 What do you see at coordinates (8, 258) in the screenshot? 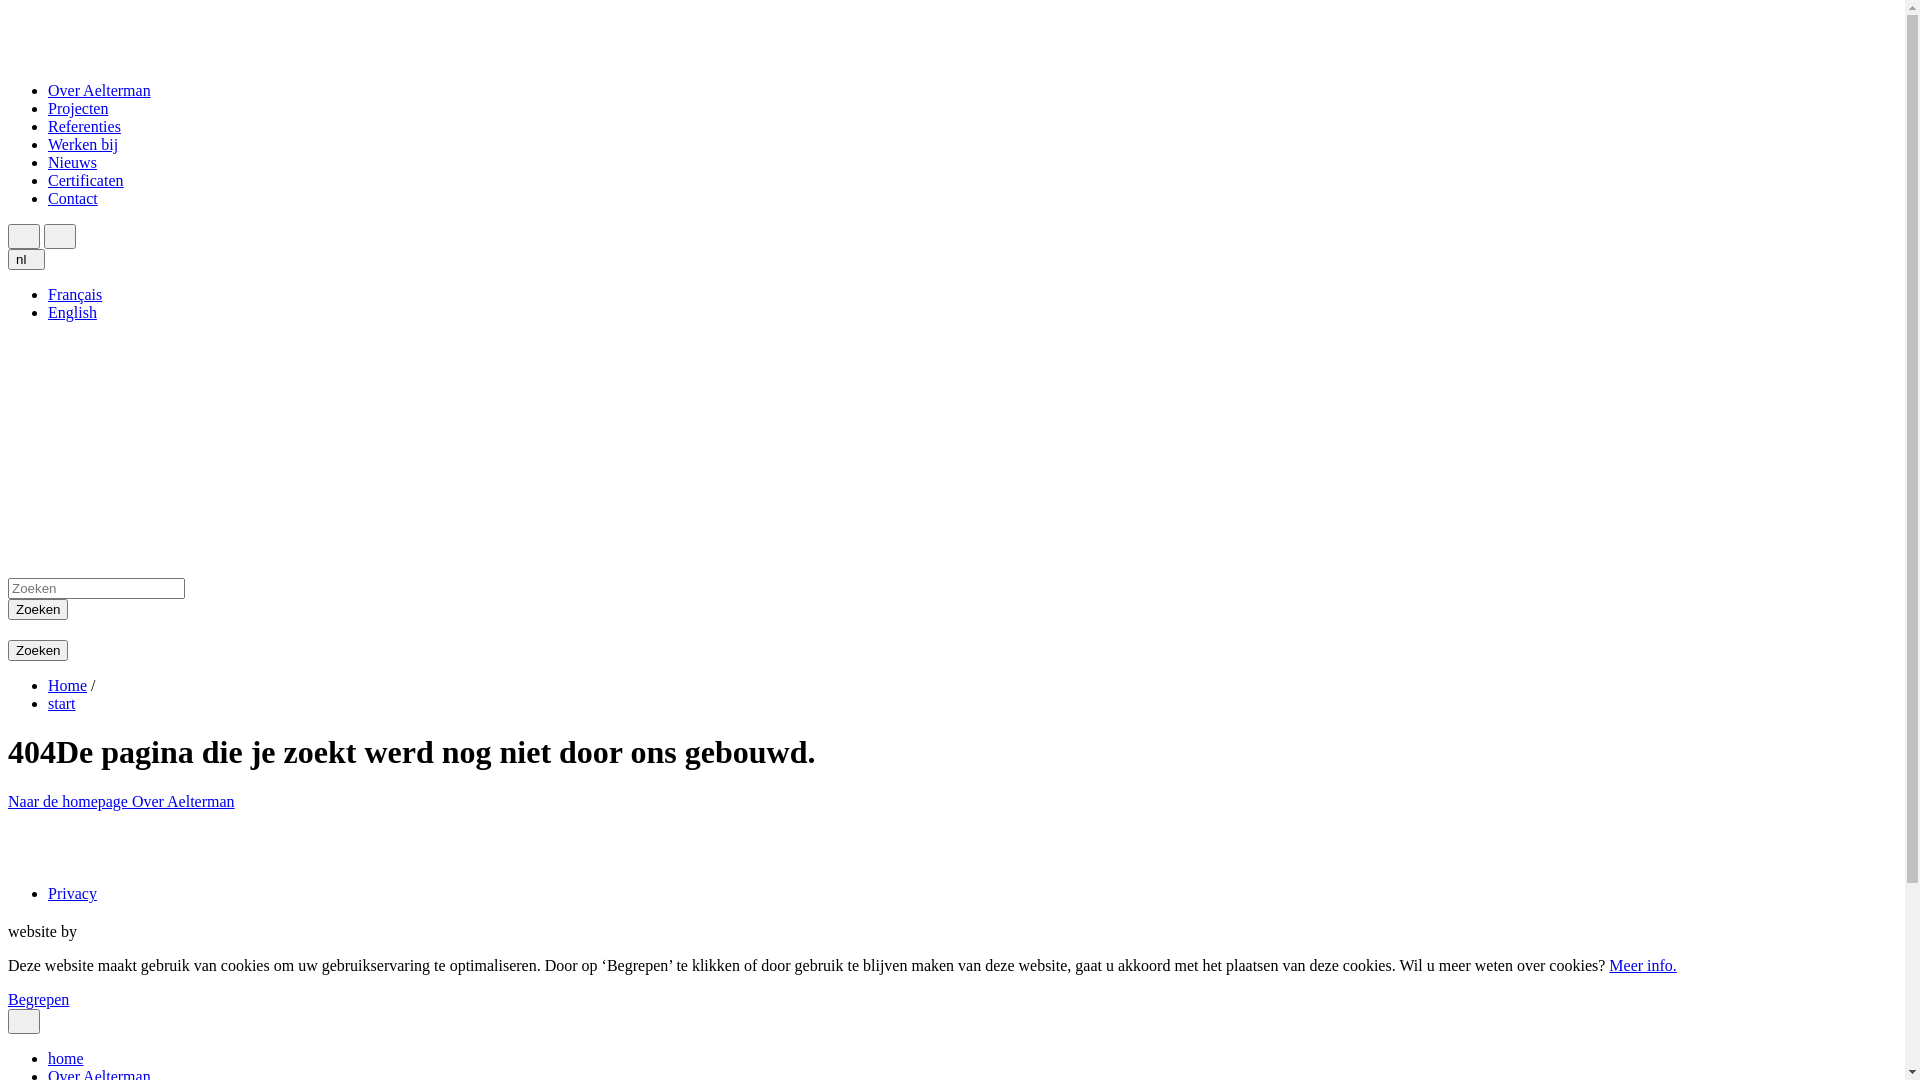
I see `'nl'` at bounding box center [8, 258].